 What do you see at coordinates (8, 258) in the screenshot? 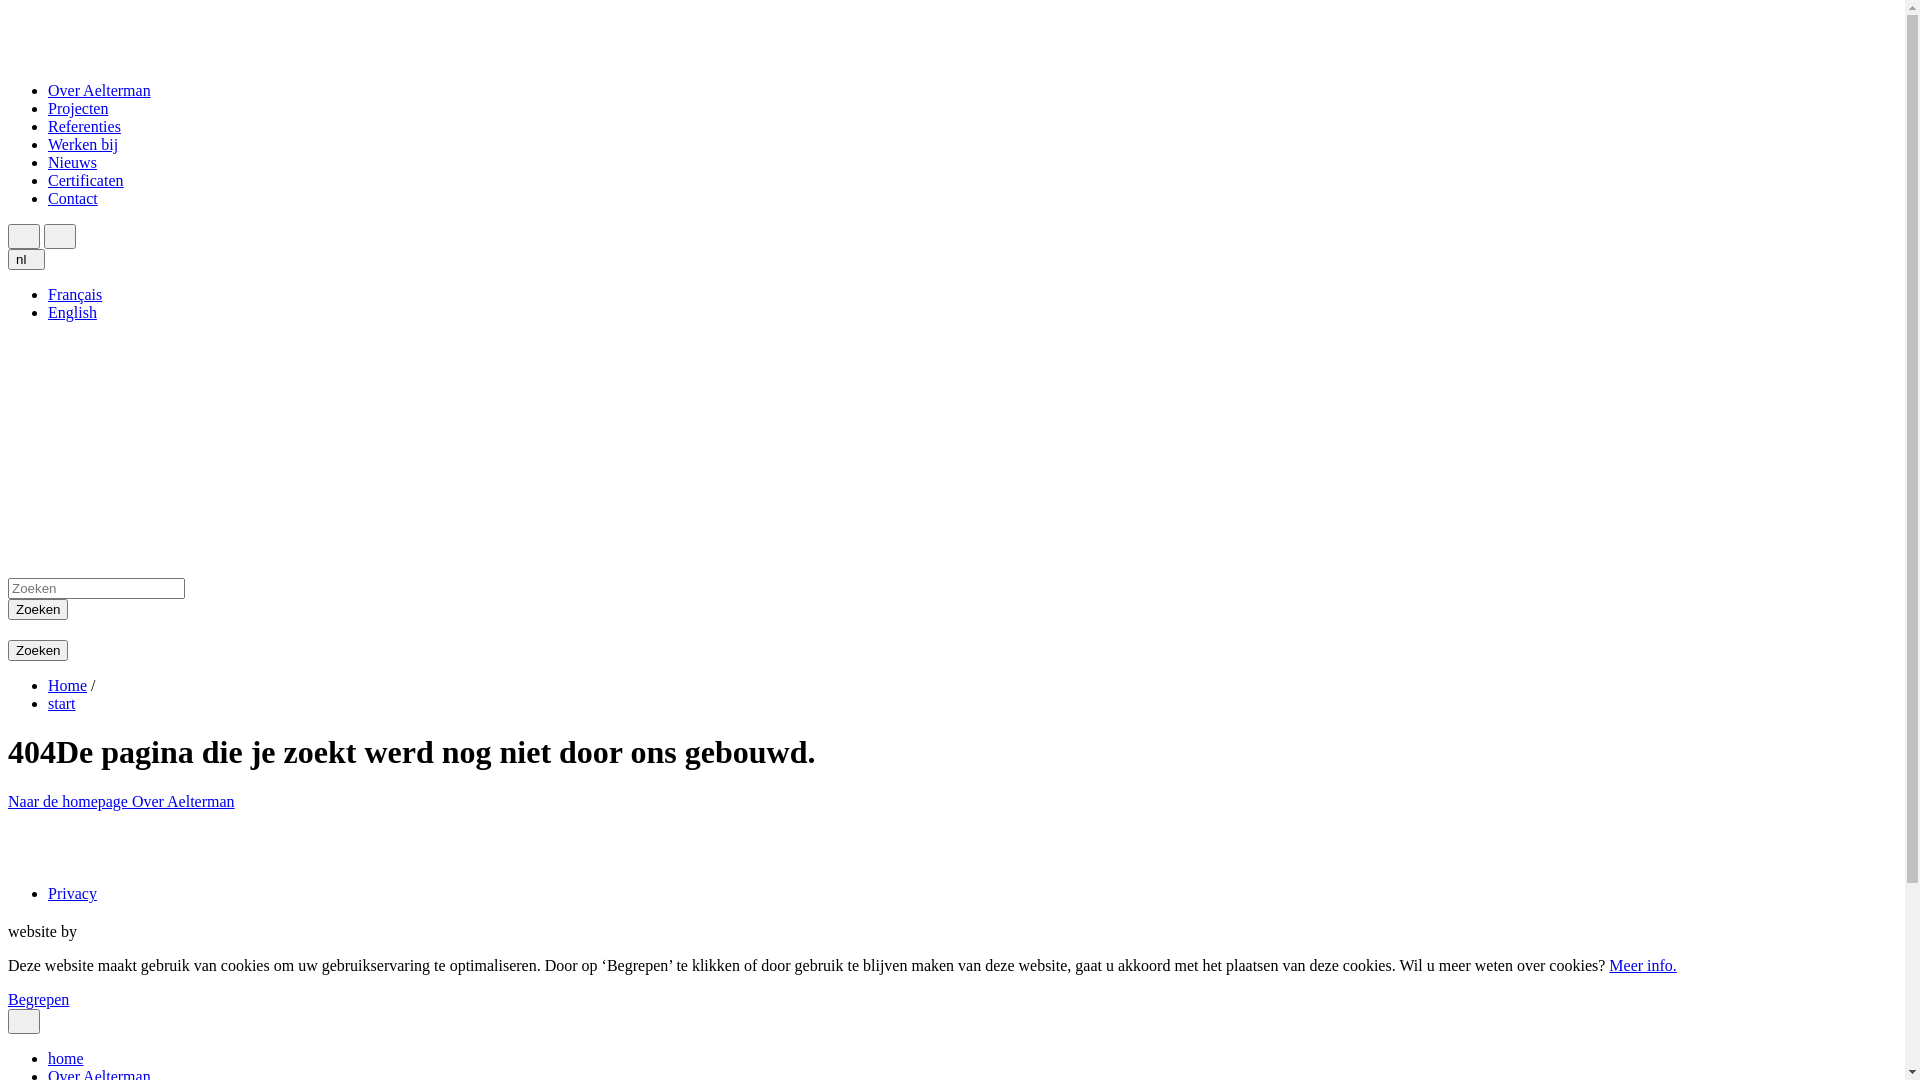
I see `'nl'` at bounding box center [8, 258].